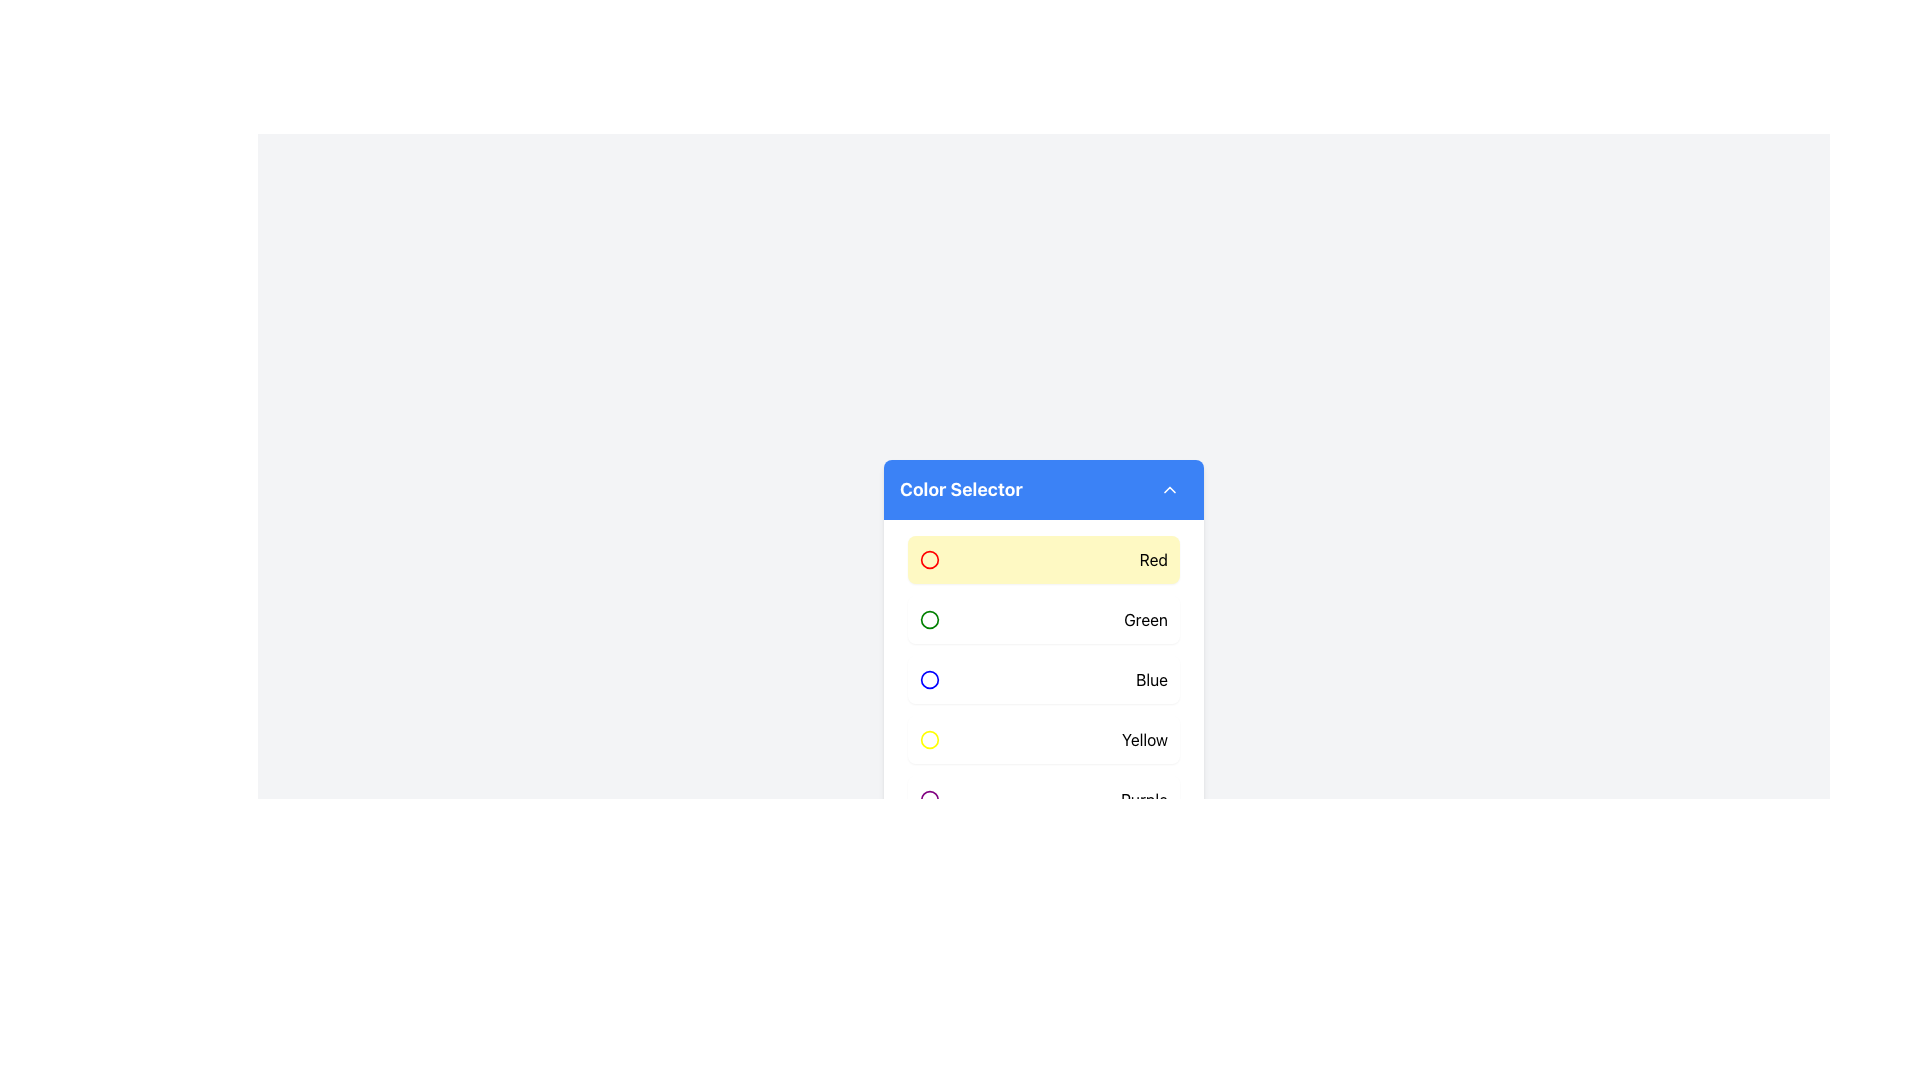 The width and height of the screenshot is (1920, 1080). I want to click on the text label indicating the Yellow color in the Color Selector section, so click(1144, 740).